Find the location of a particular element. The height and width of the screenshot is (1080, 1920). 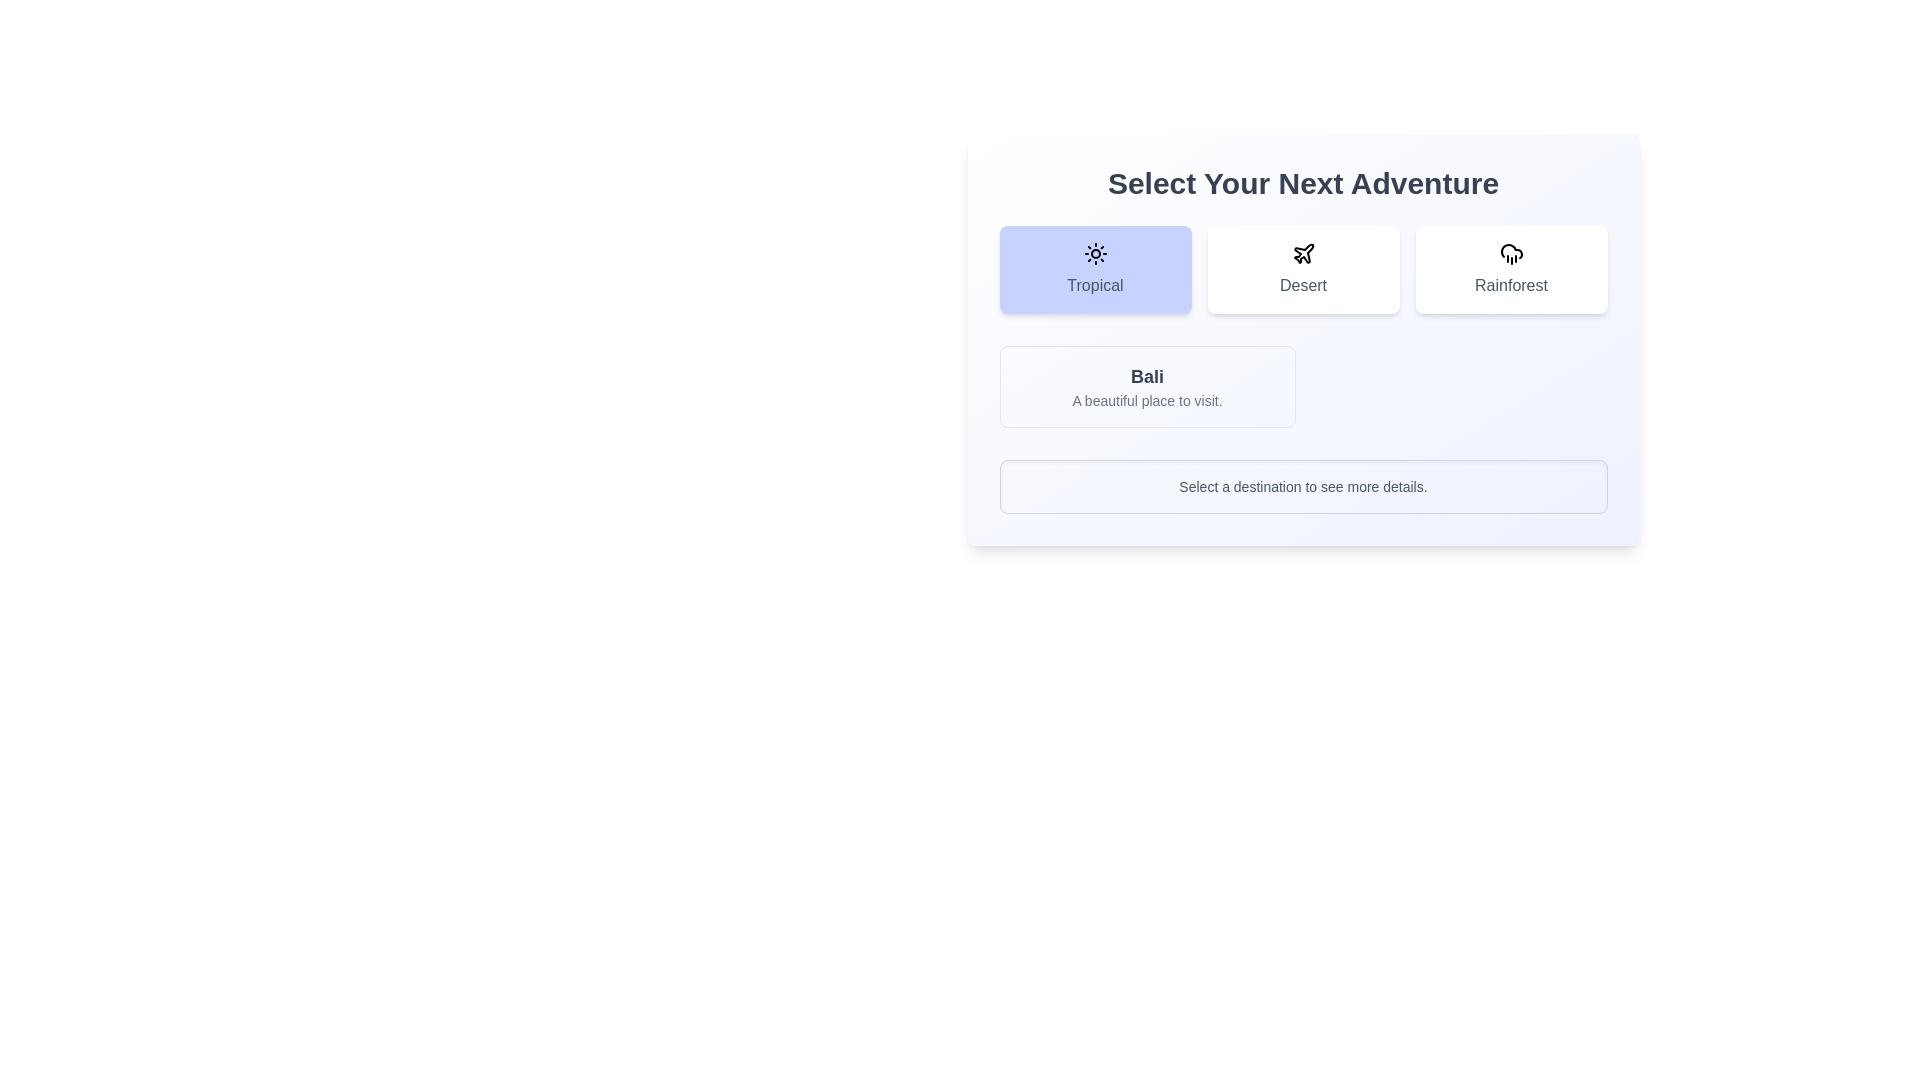

the text label that describes the category or theme represented is located at coordinates (1094, 285).